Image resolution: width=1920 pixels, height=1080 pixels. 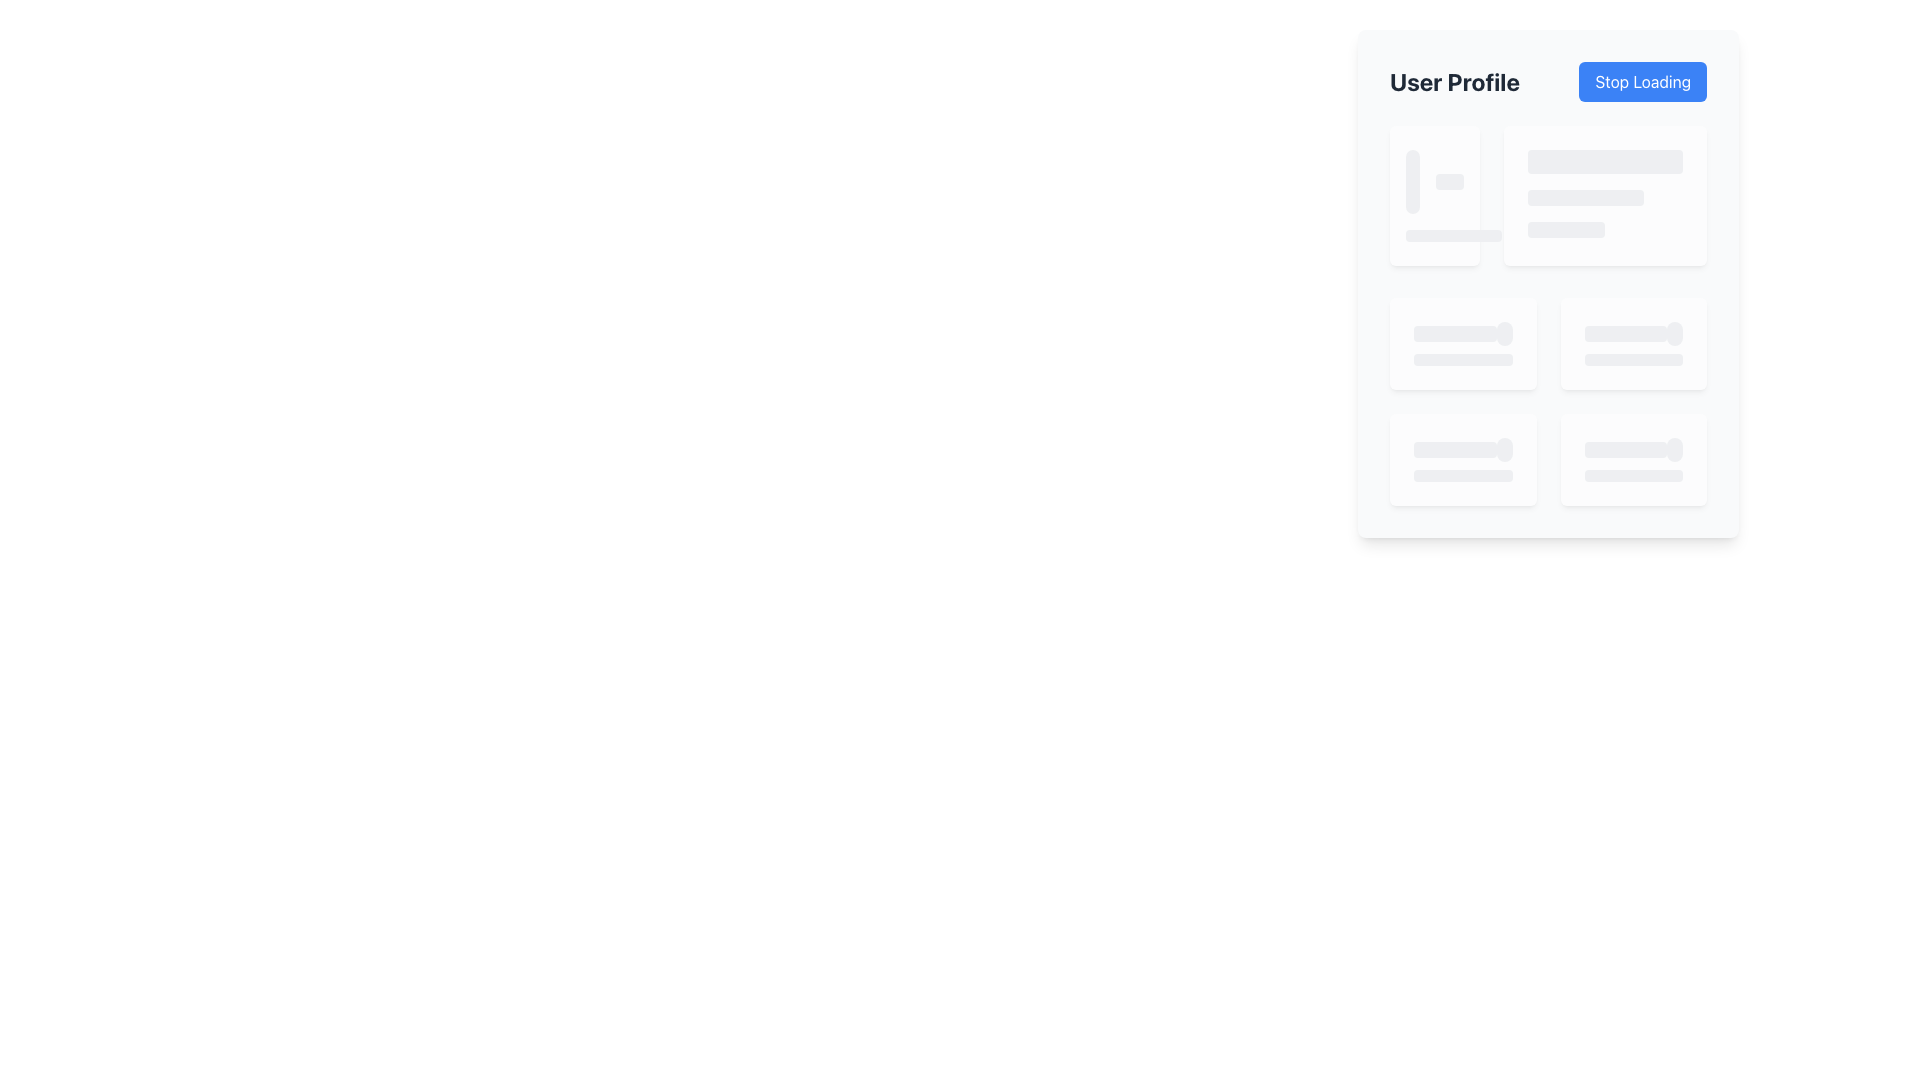 What do you see at coordinates (1500, 450) in the screenshot?
I see `the slider value` at bounding box center [1500, 450].